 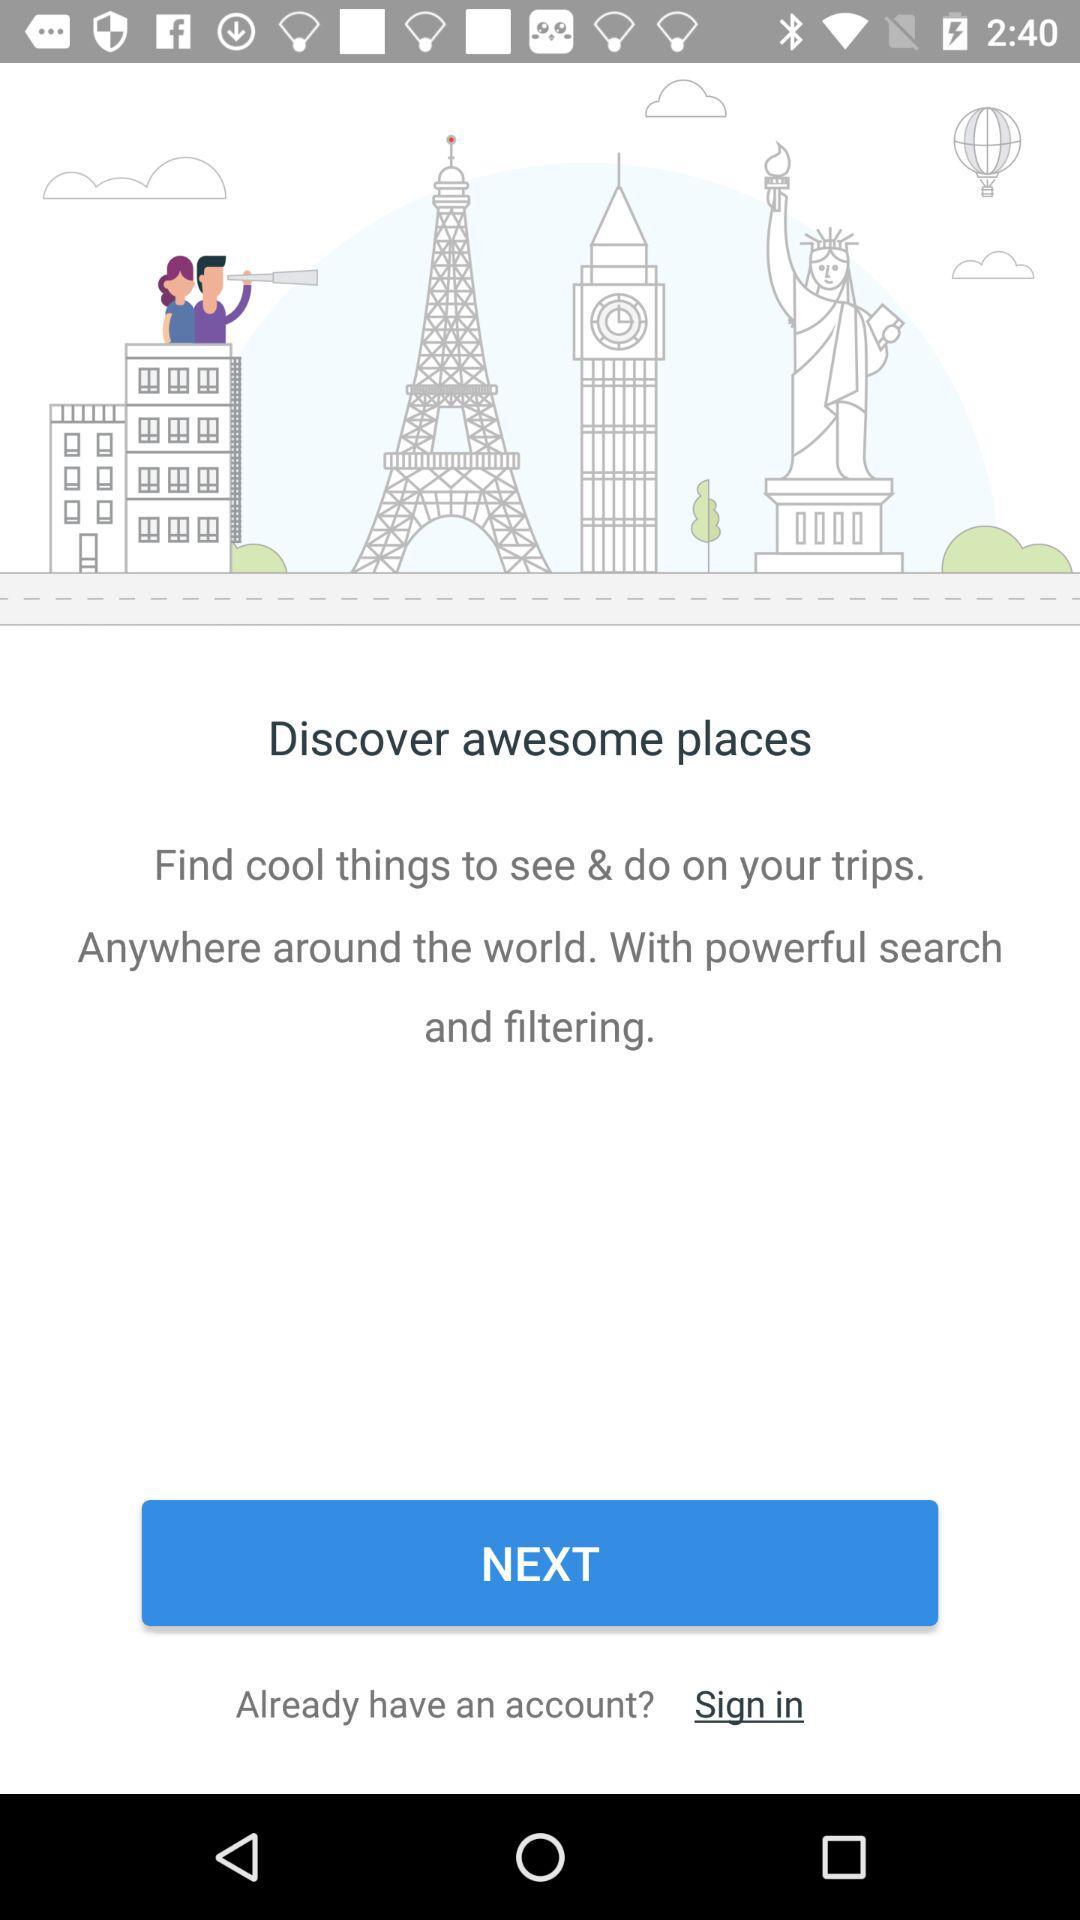 I want to click on the item to the right of the already have an item, so click(x=749, y=1702).